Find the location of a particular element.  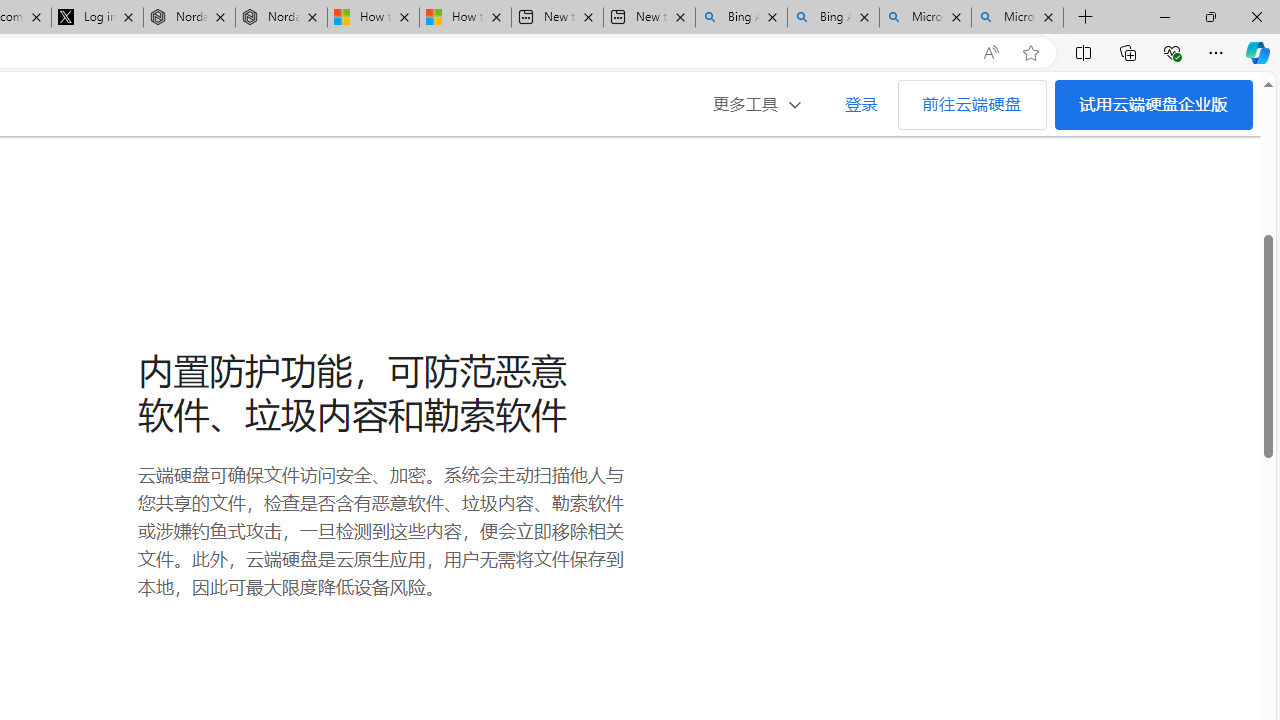

'Microsoft Bing Timeline - Search' is located at coordinates (1017, 17).